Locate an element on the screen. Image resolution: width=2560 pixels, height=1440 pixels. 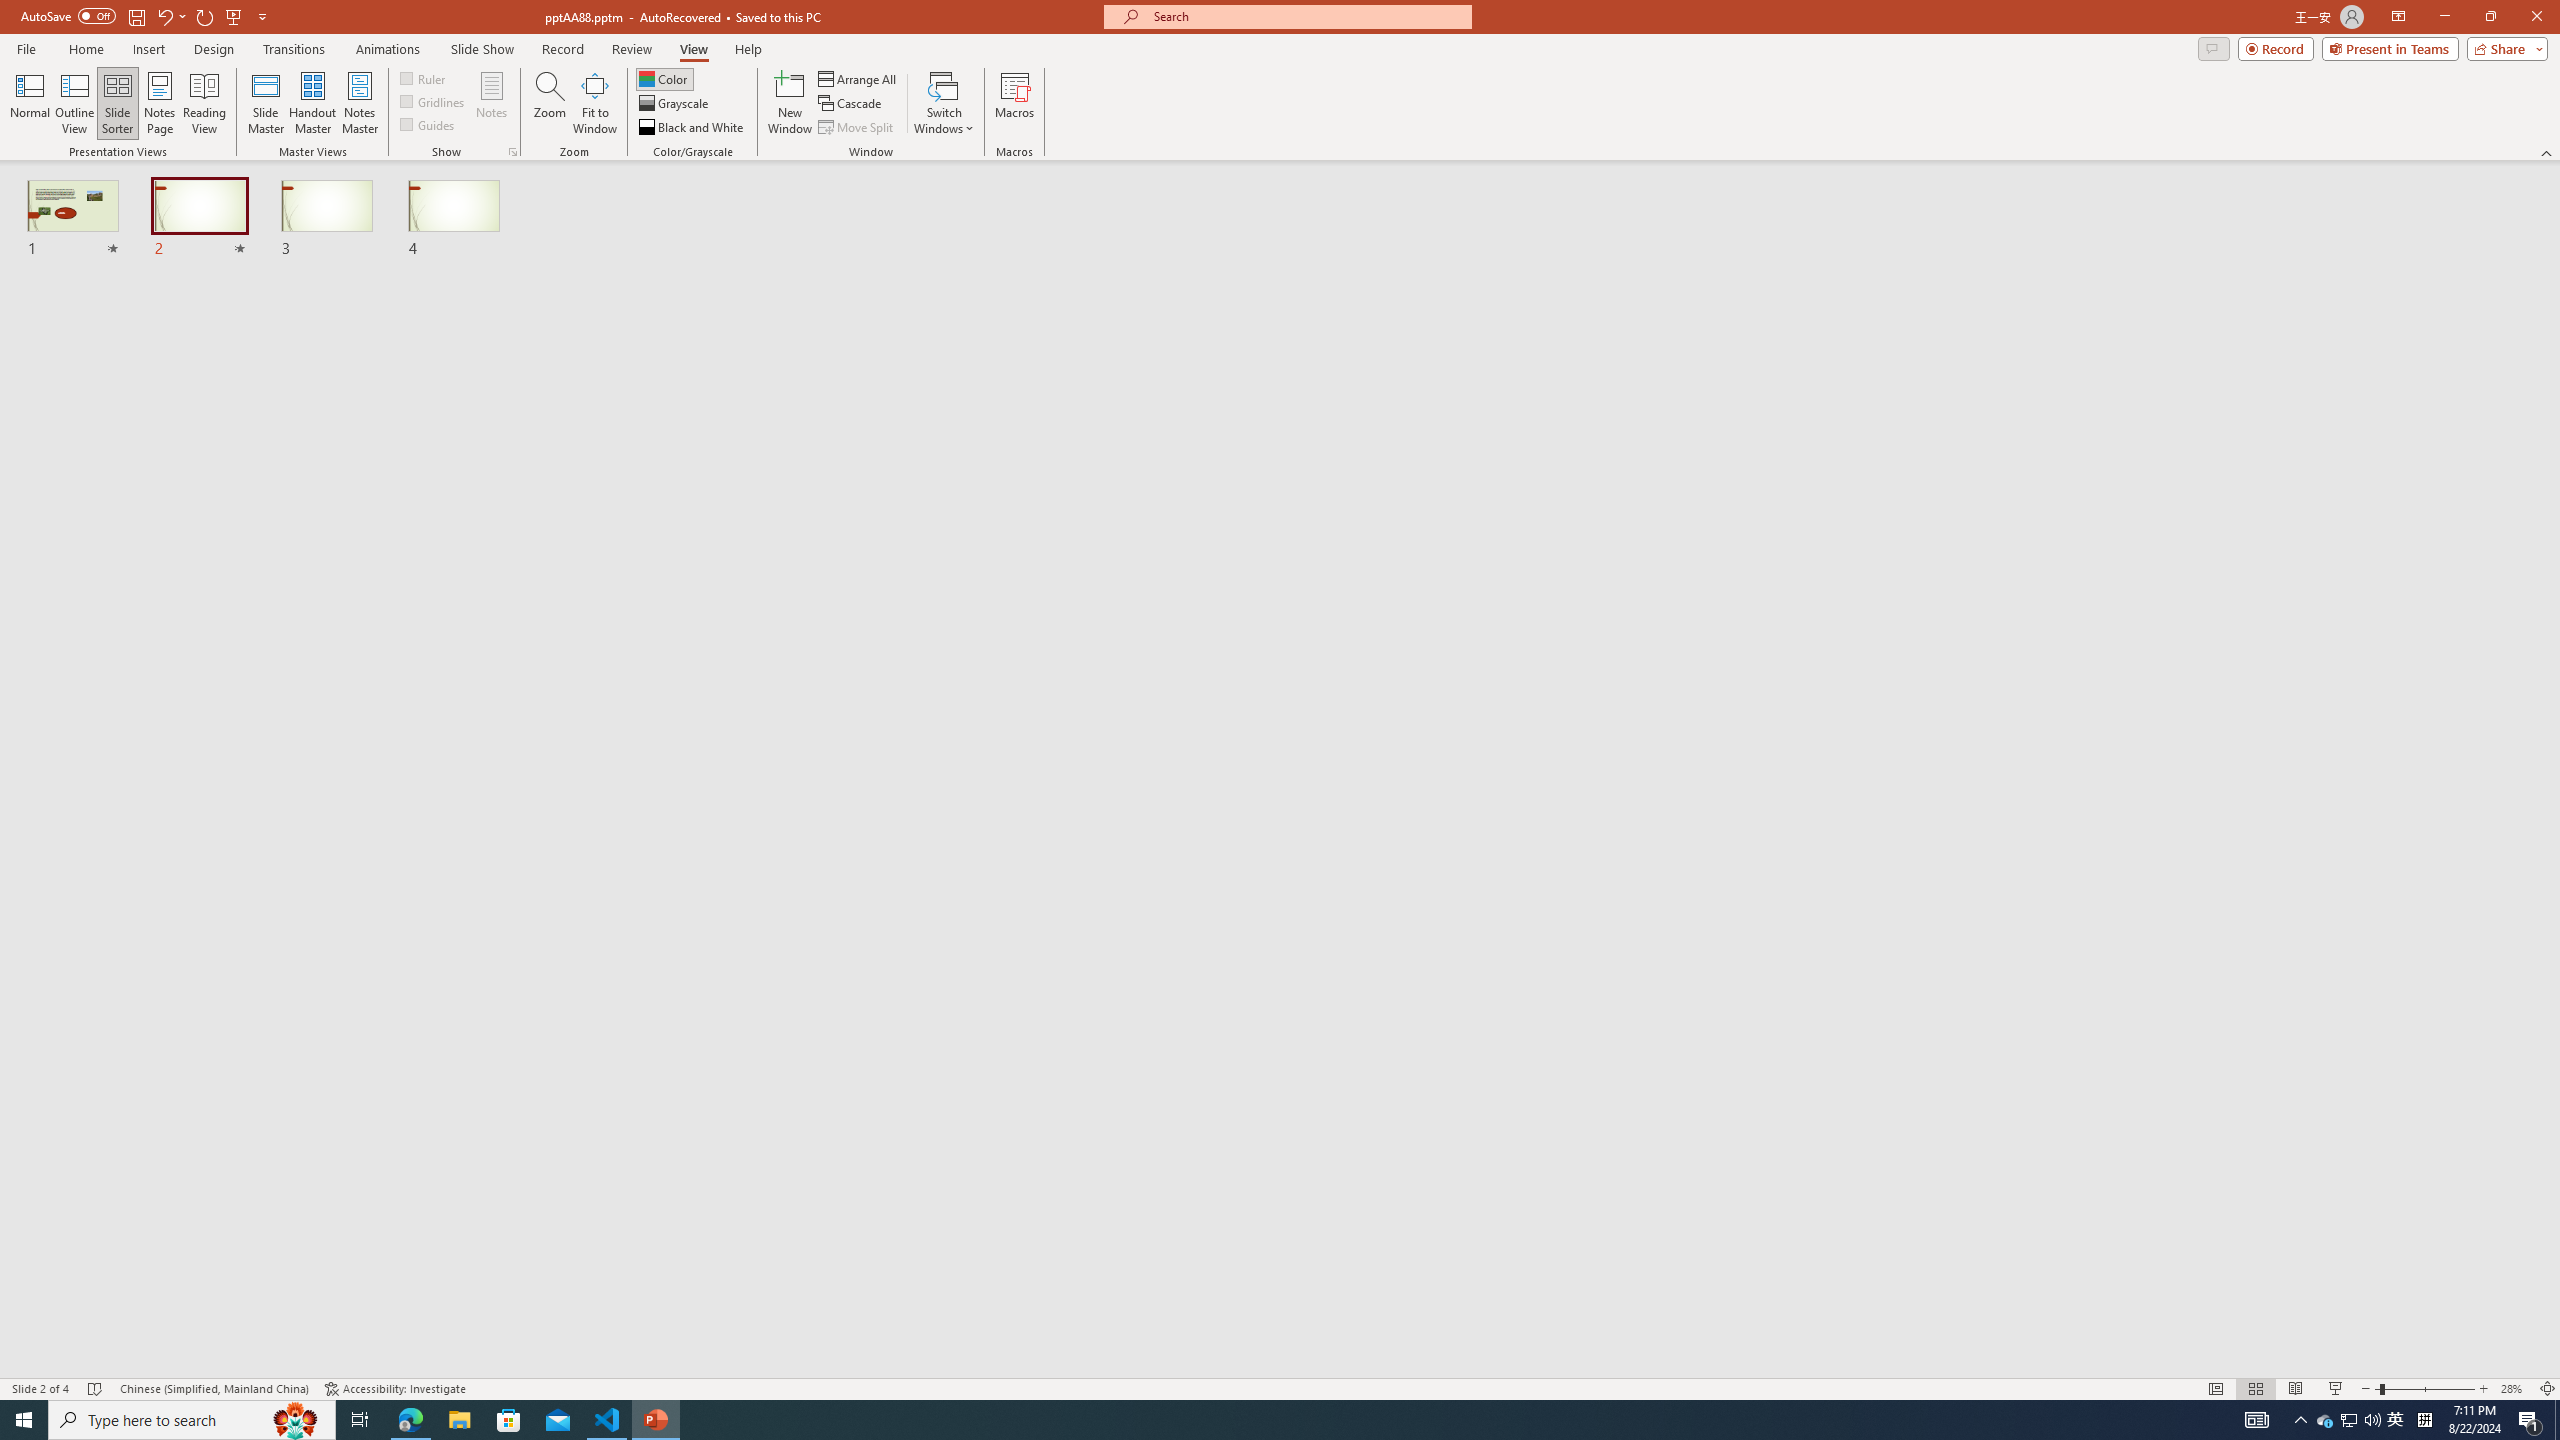
'Ruler' is located at coordinates (423, 77).